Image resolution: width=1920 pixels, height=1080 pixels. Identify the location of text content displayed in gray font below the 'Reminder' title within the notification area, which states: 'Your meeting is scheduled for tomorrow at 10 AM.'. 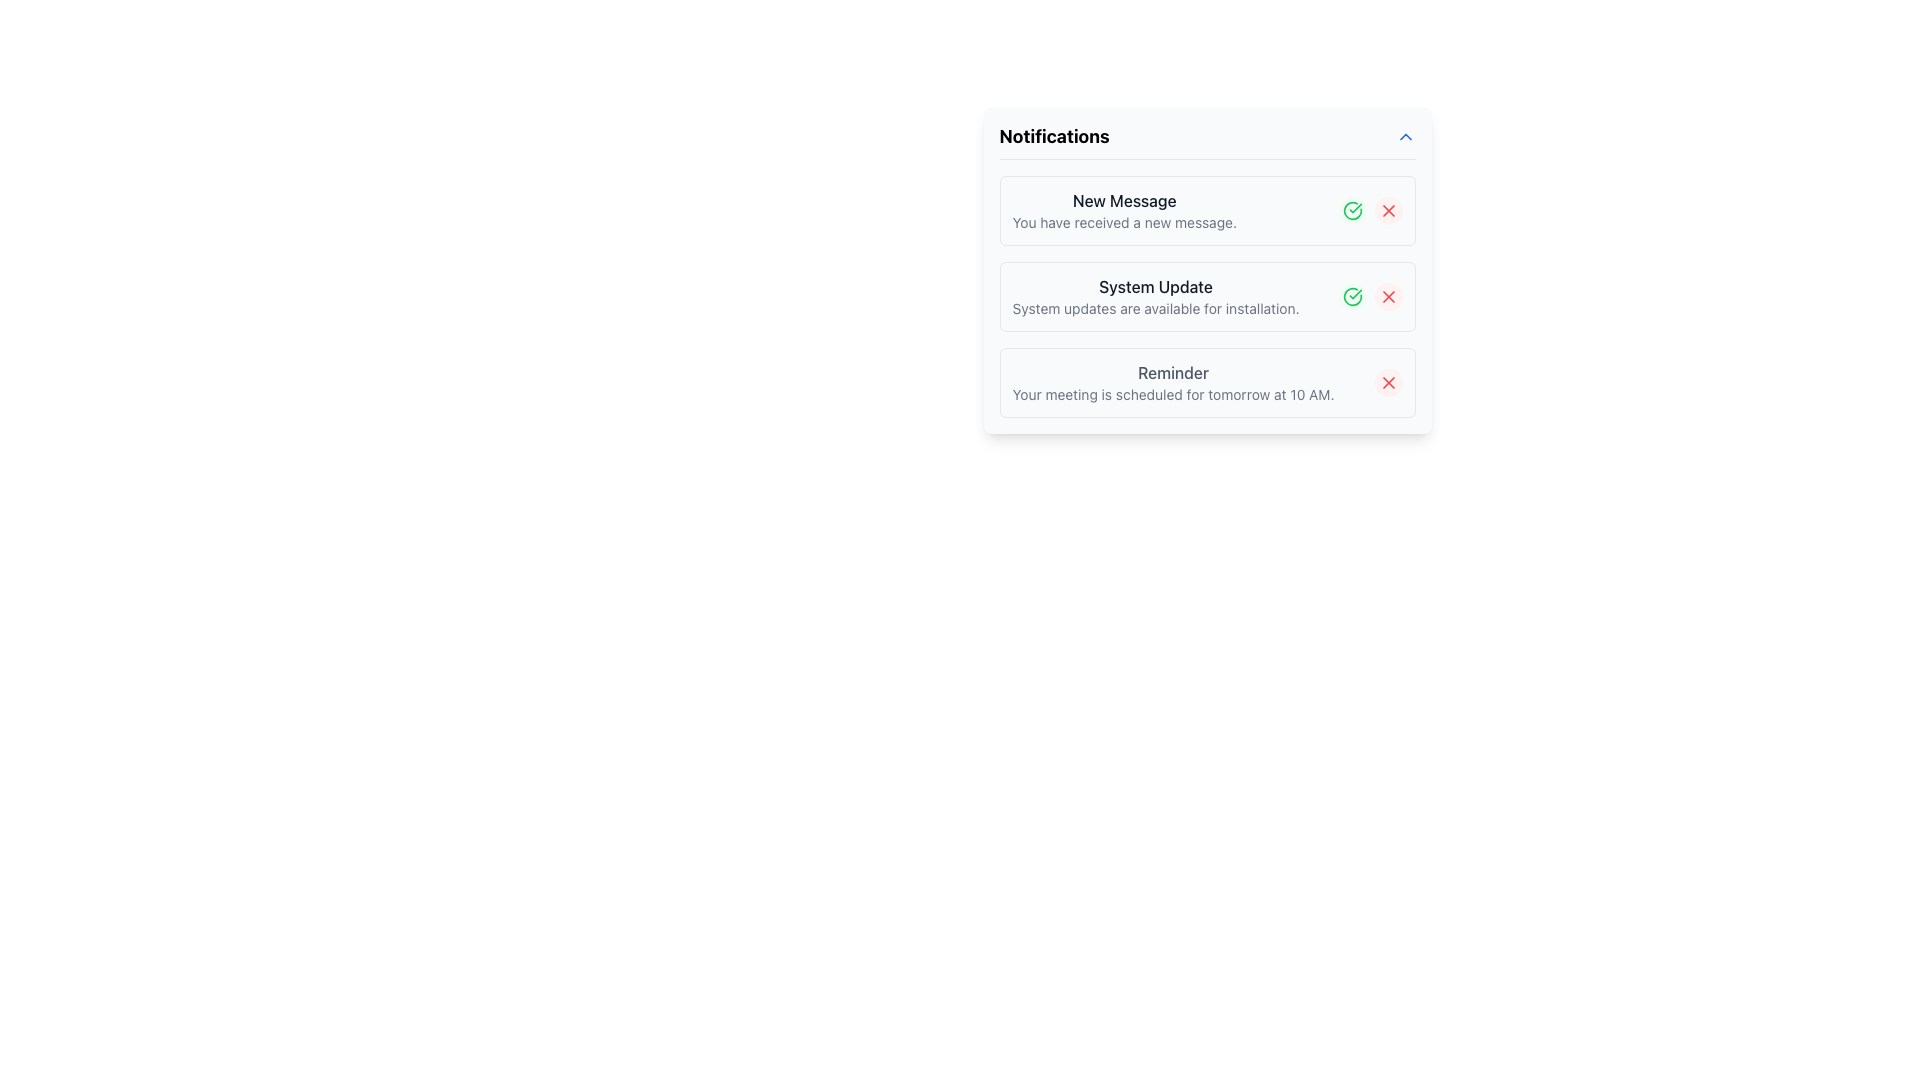
(1173, 394).